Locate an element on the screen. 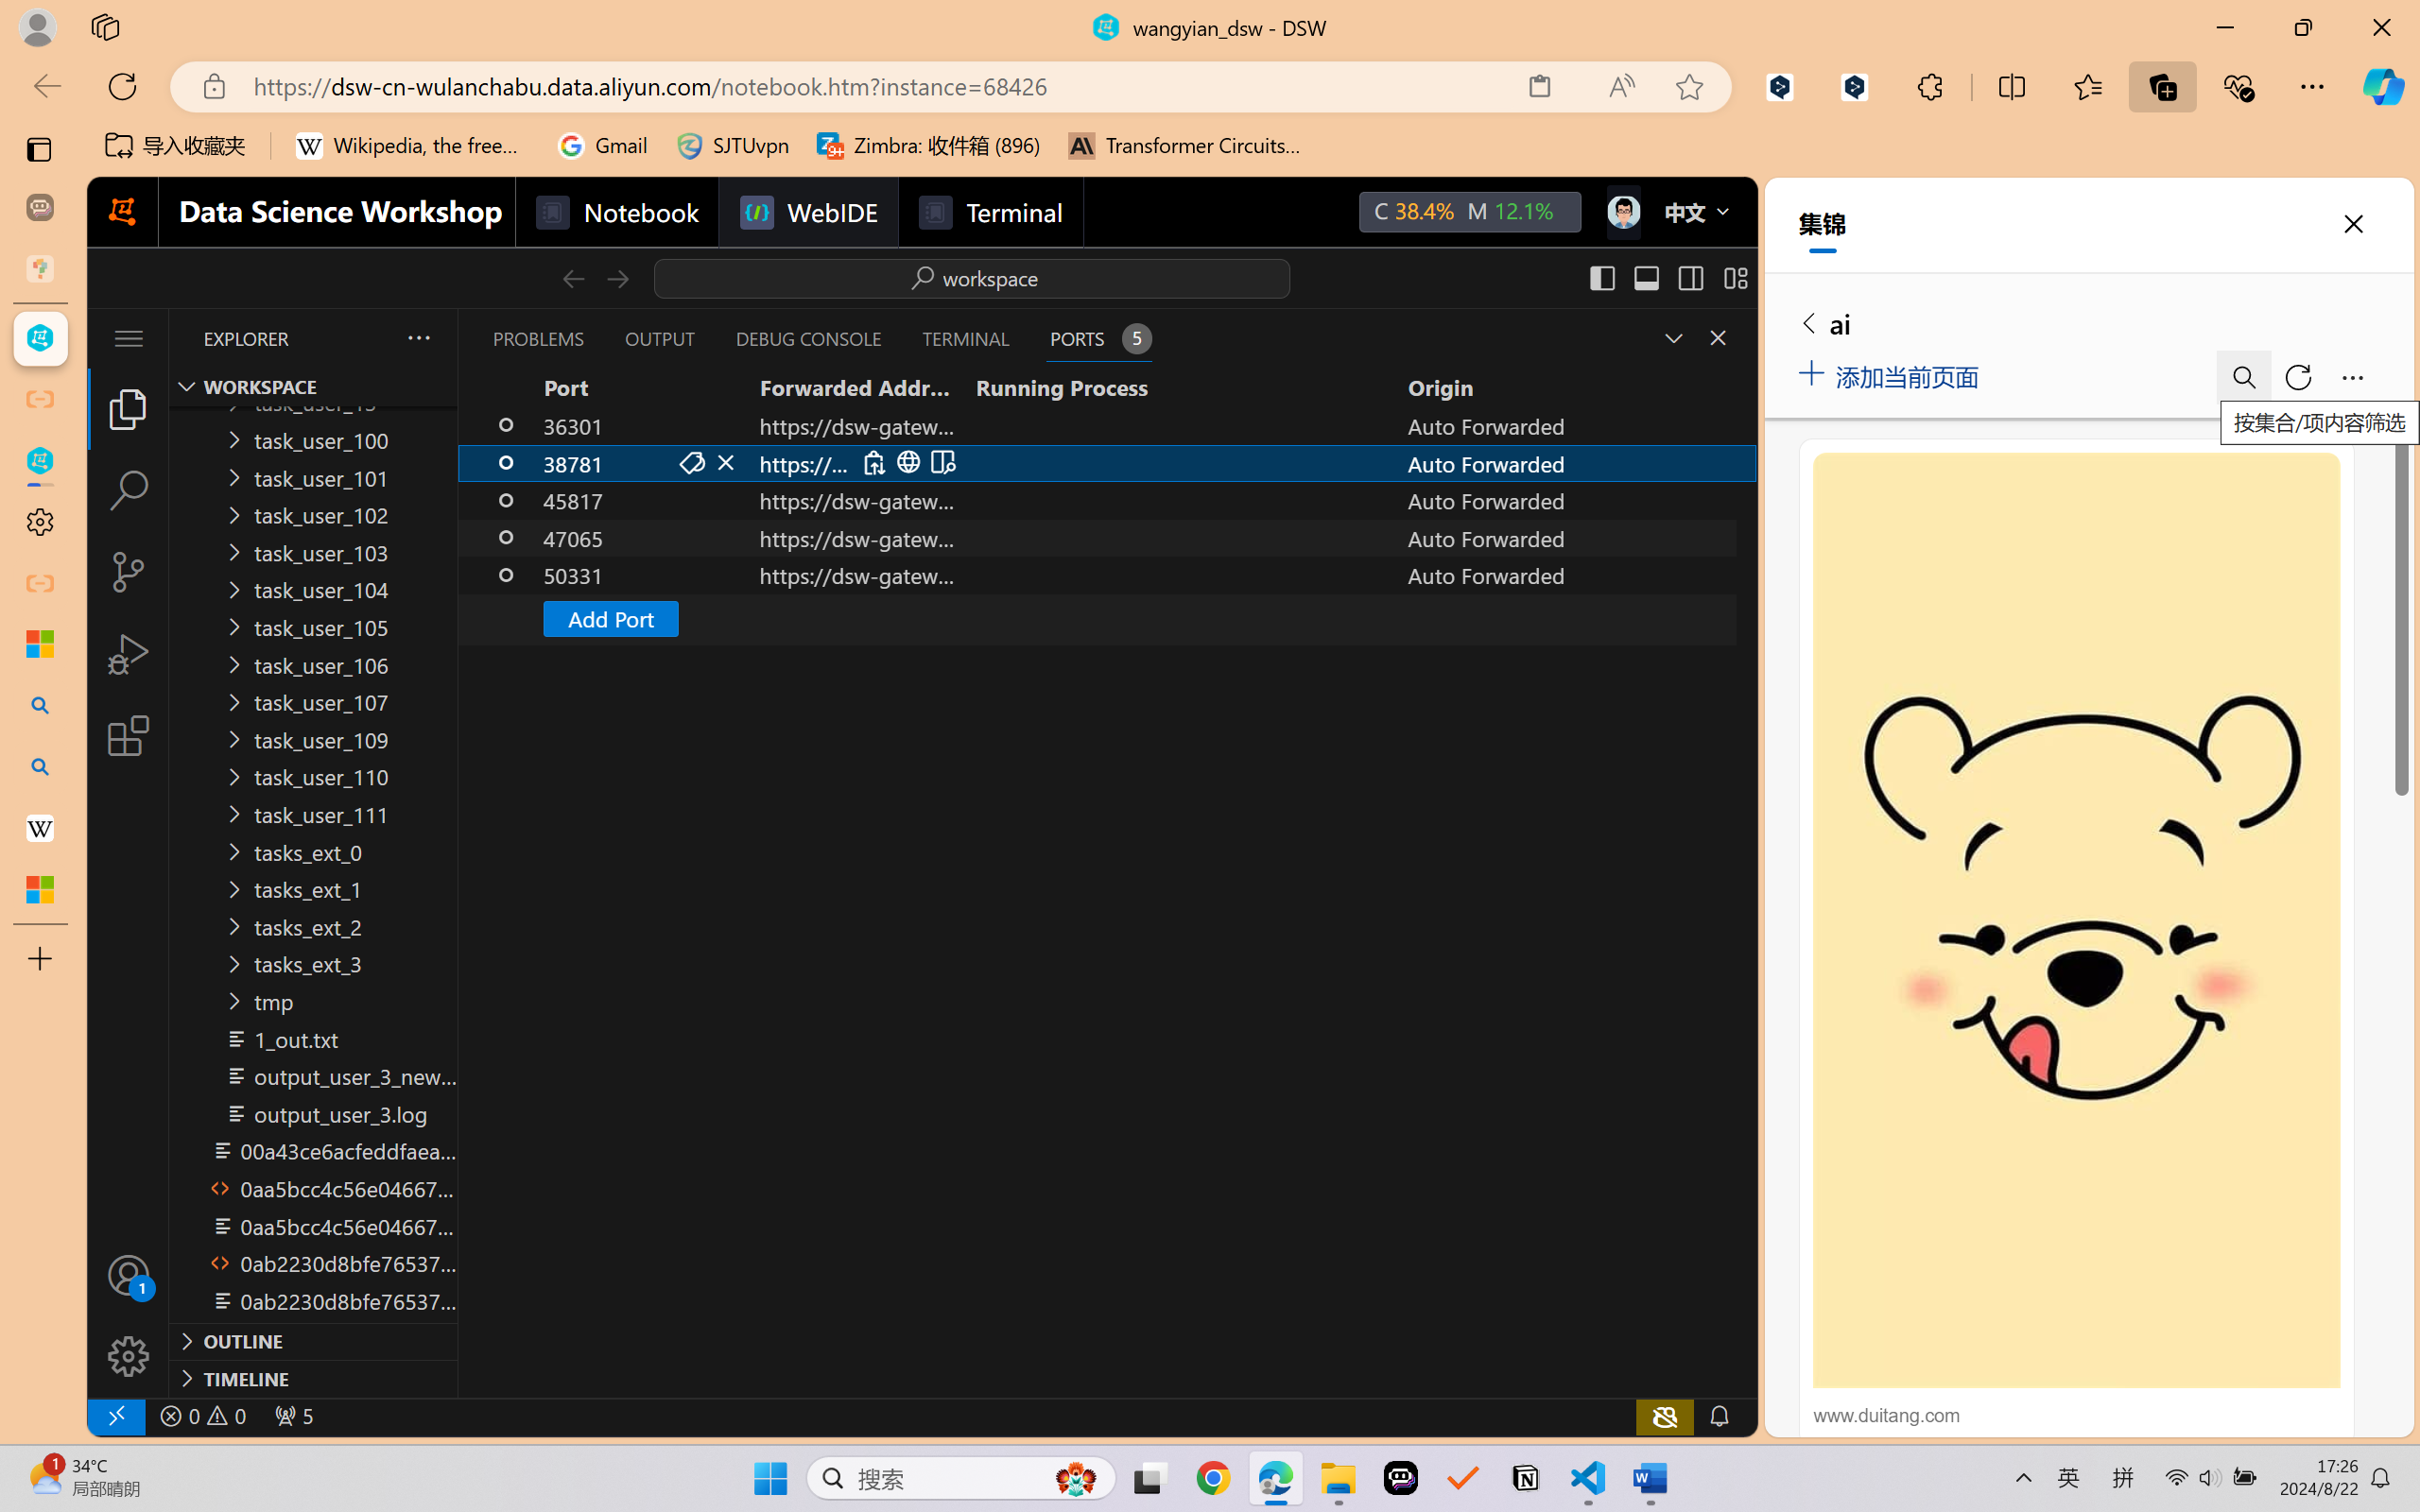  'Class: next-menu next-hoz widgets--iconMenu--BFkiHRM' is located at coordinates (1621, 211).